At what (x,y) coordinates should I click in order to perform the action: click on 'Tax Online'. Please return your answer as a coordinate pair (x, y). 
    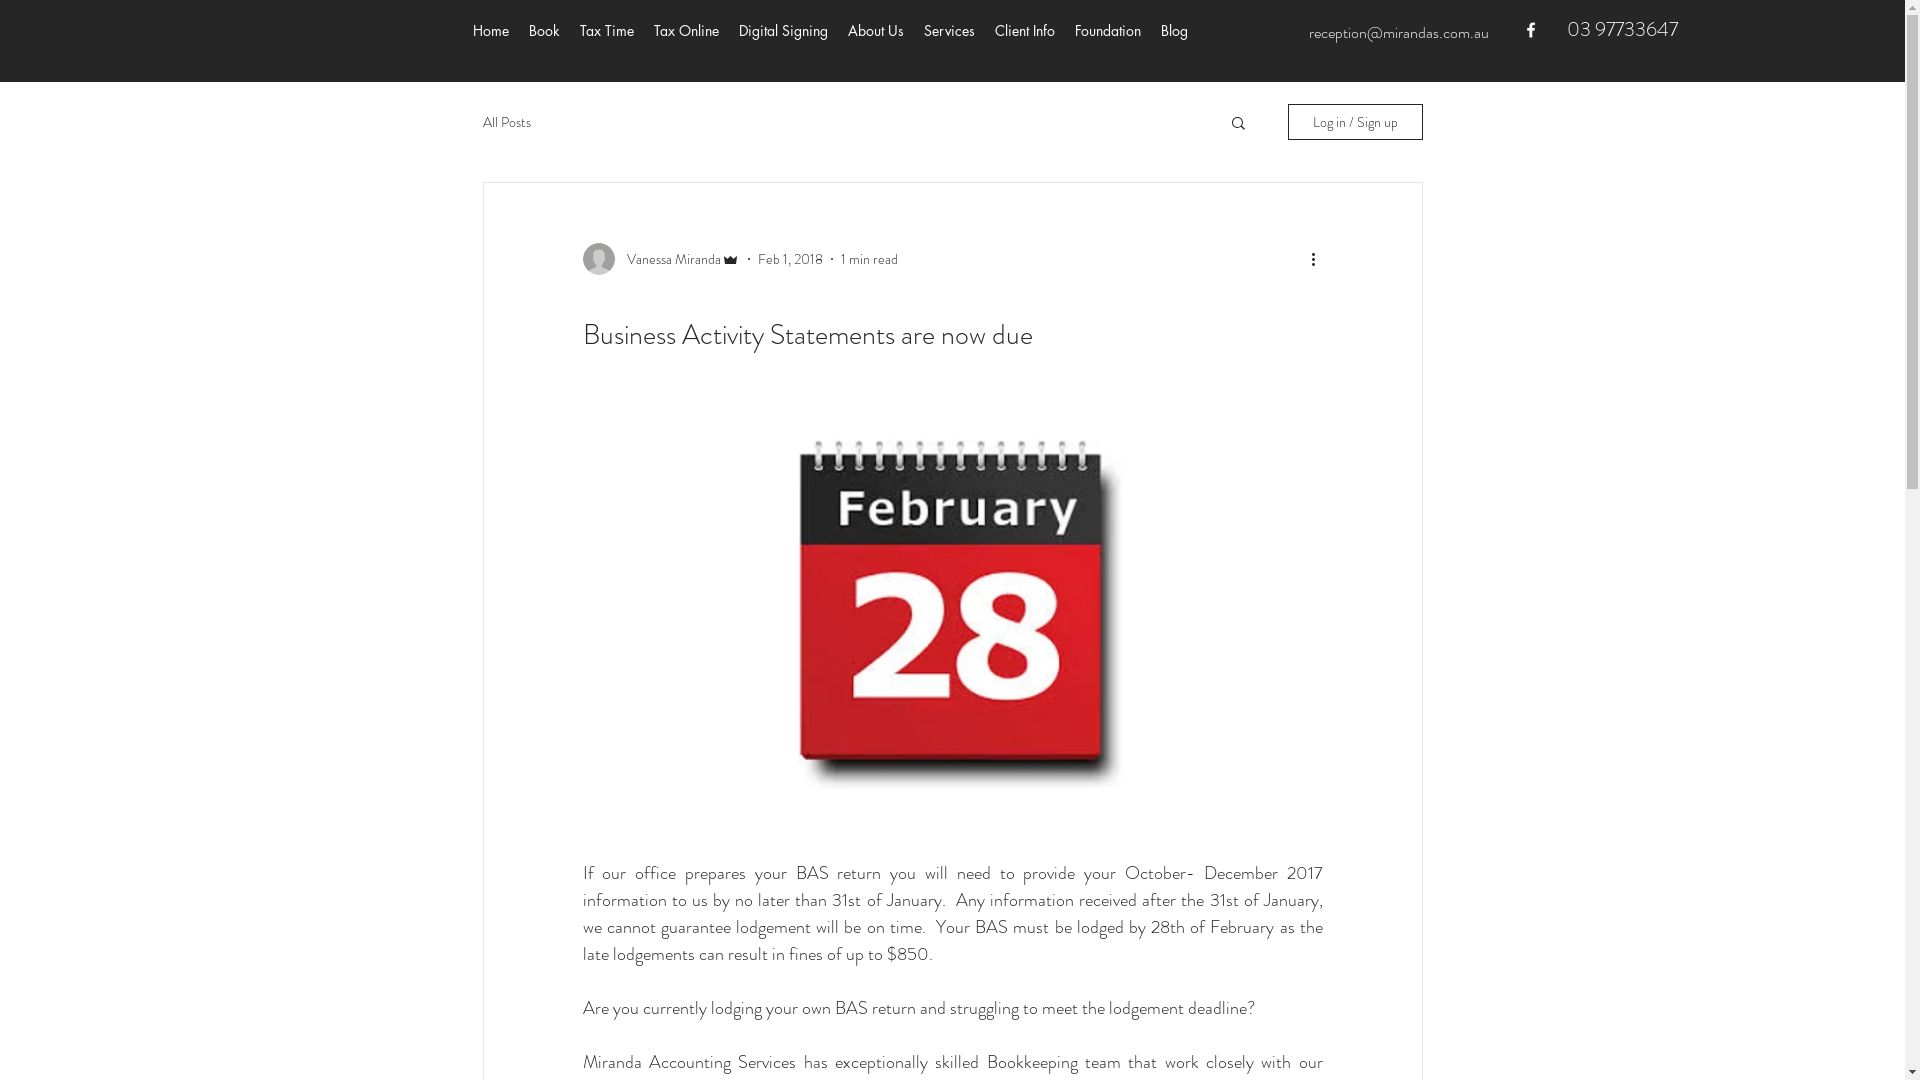
    Looking at the image, I should click on (686, 30).